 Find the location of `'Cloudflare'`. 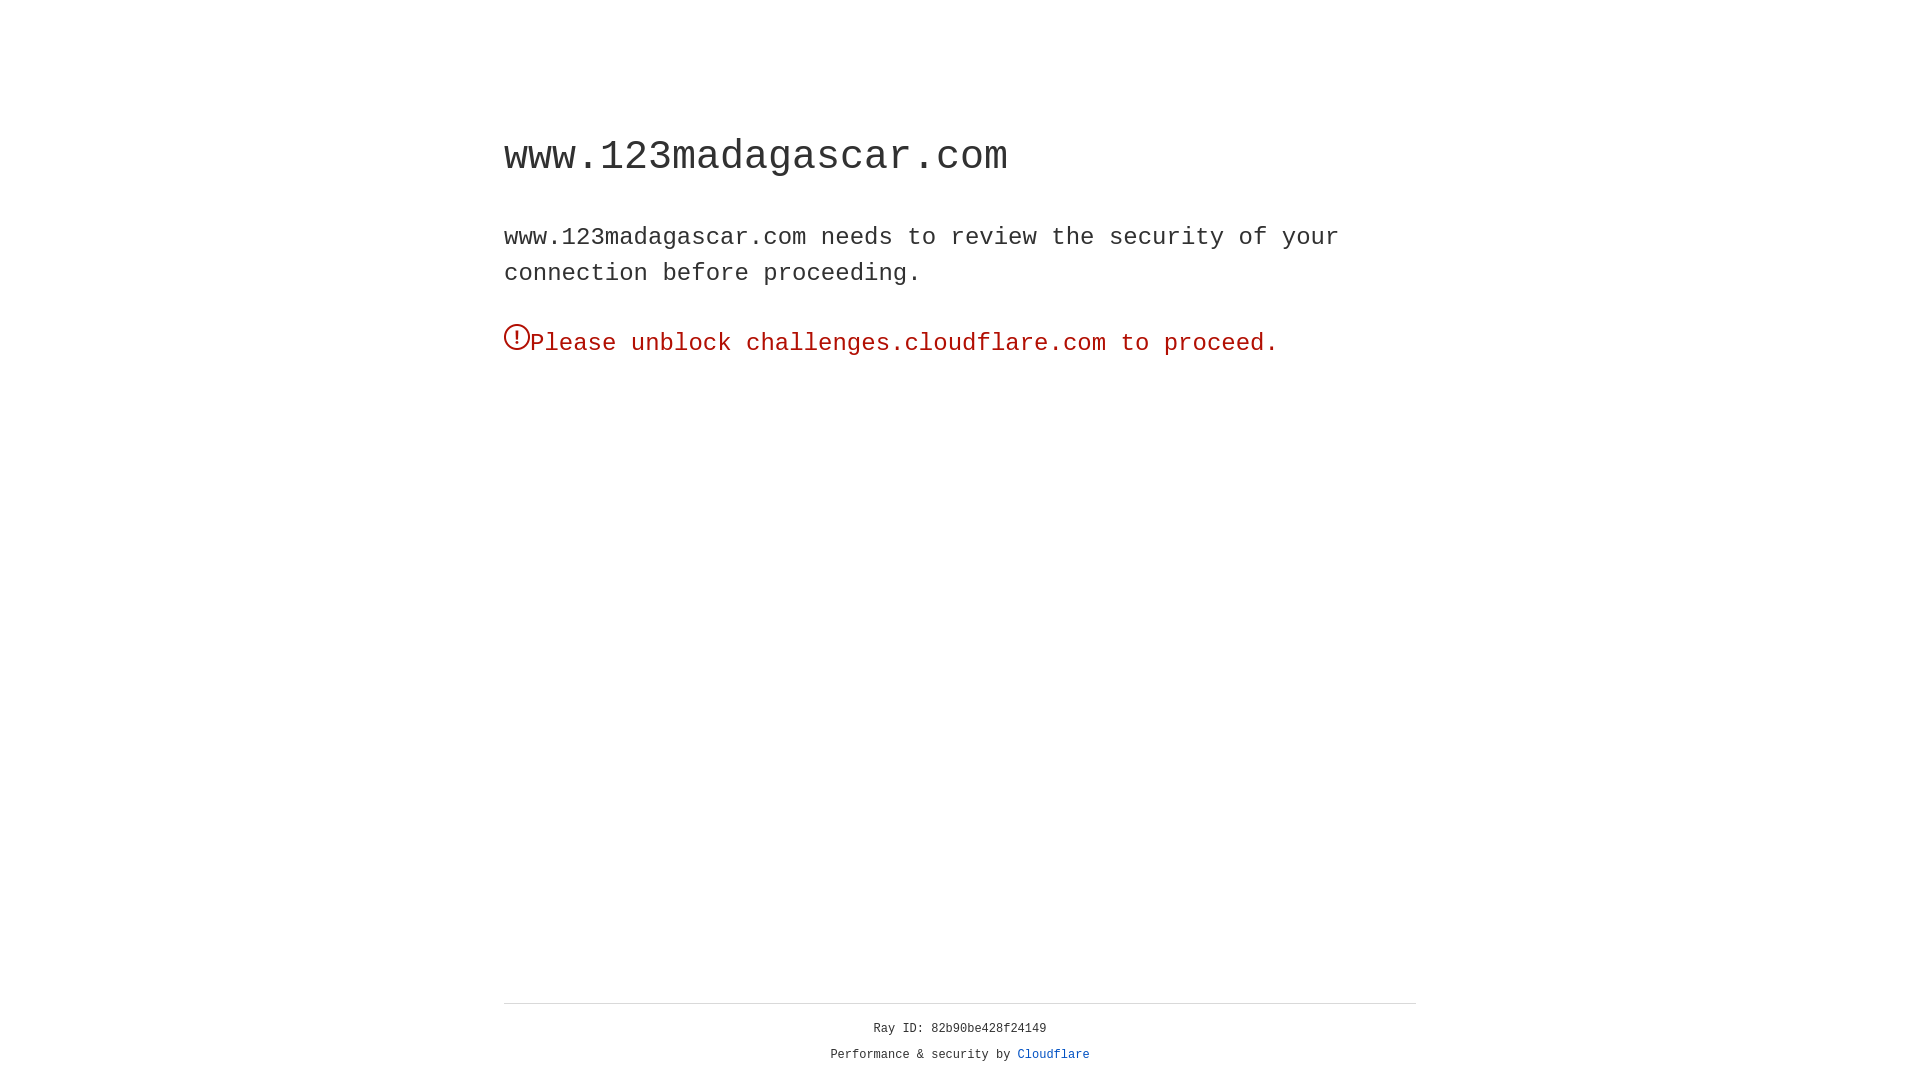

'Cloudflare' is located at coordinates (1053, 1054).